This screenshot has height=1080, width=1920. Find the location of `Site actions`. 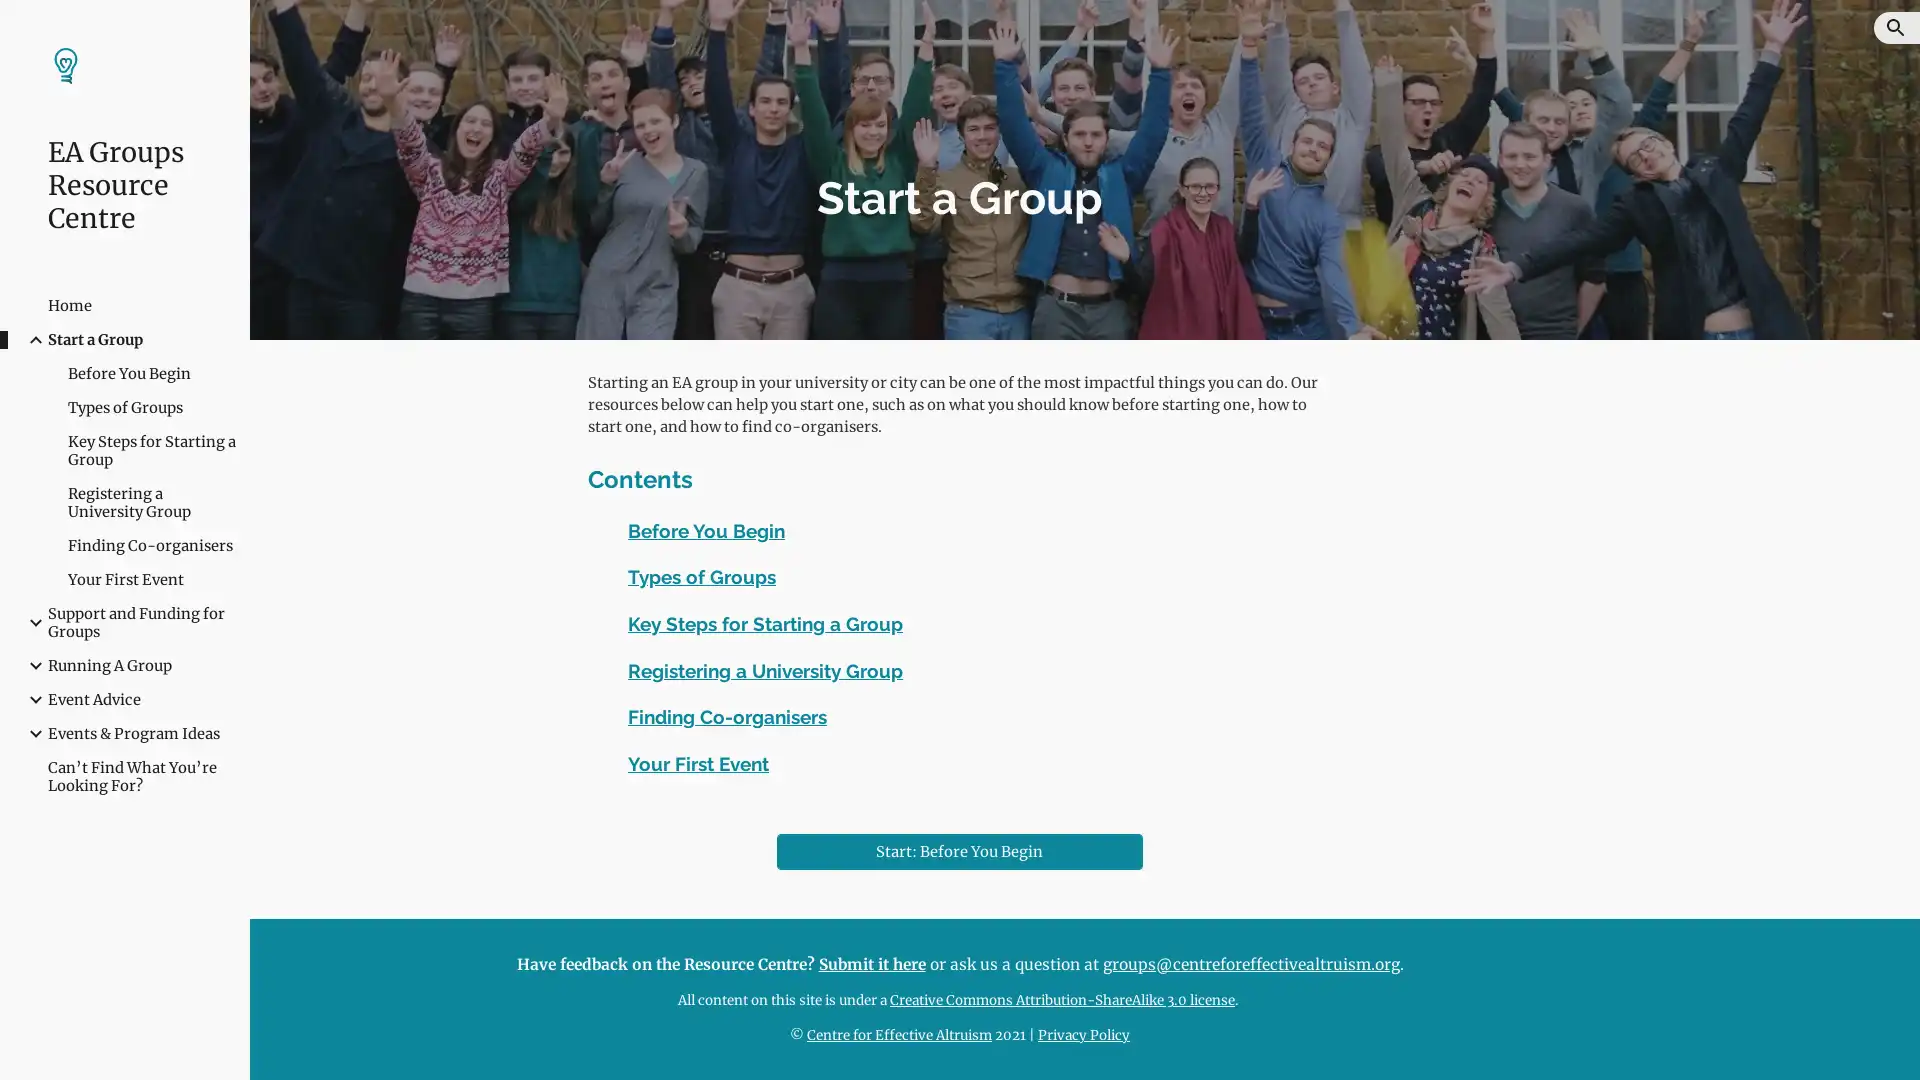

Site actions is located at coordinates (285, 1044).